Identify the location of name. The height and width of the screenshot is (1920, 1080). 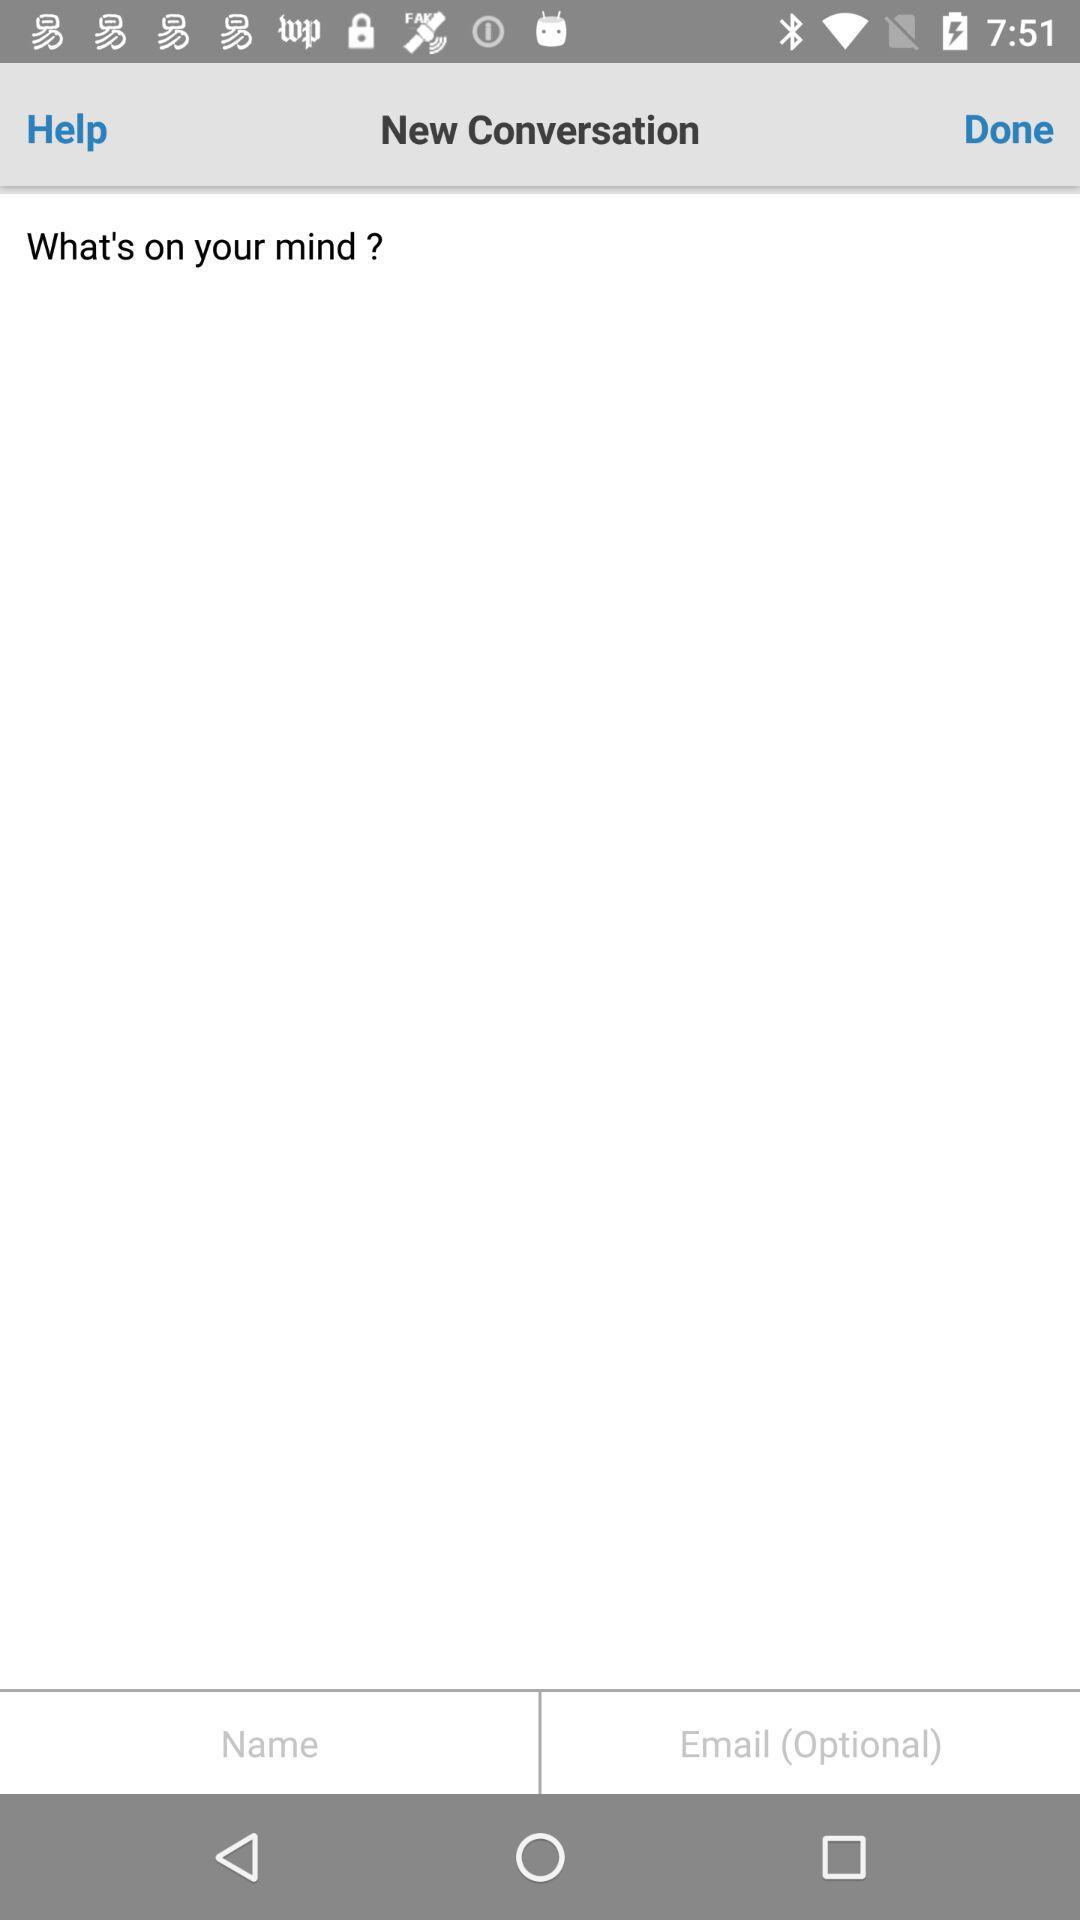
(268, 1741).